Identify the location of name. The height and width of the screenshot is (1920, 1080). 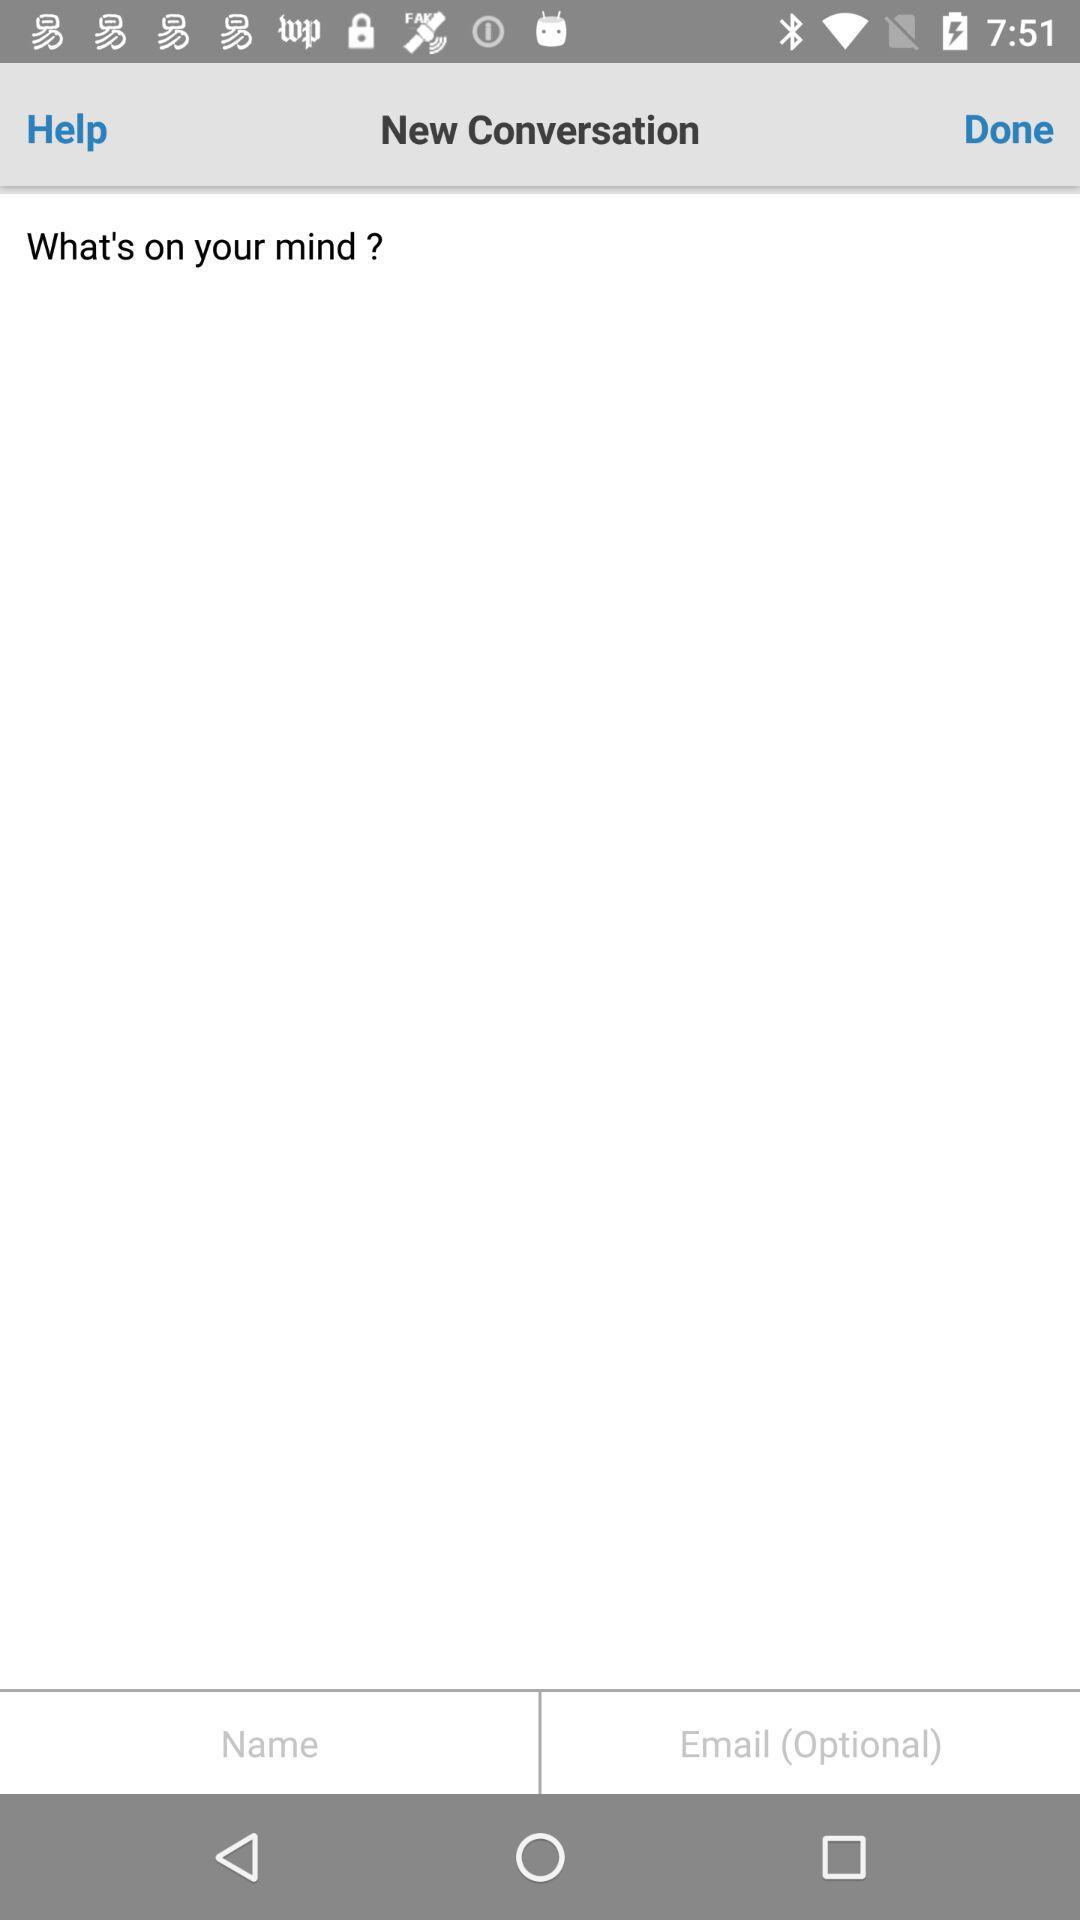
(268, 1741).